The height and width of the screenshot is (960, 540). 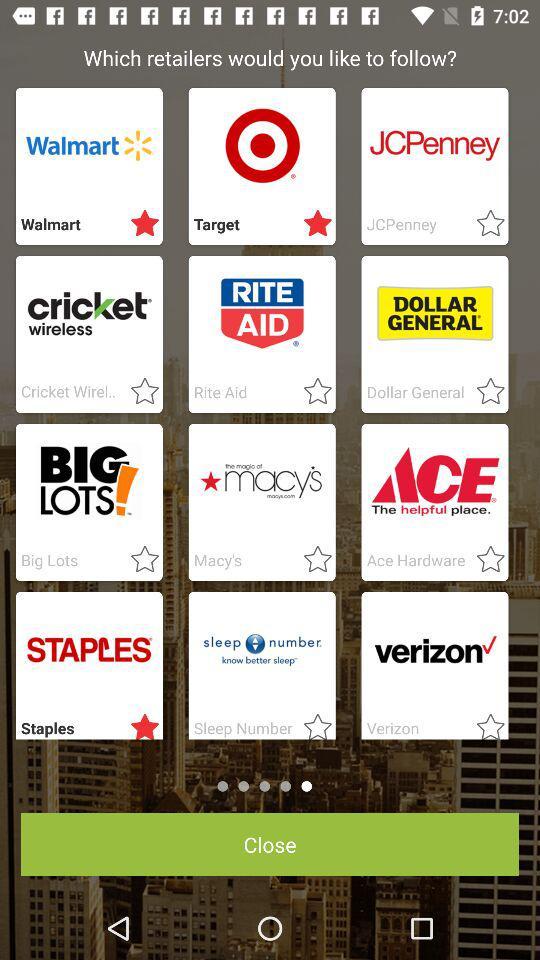 I want to click on click favorite option, so click(x=483, y=224).